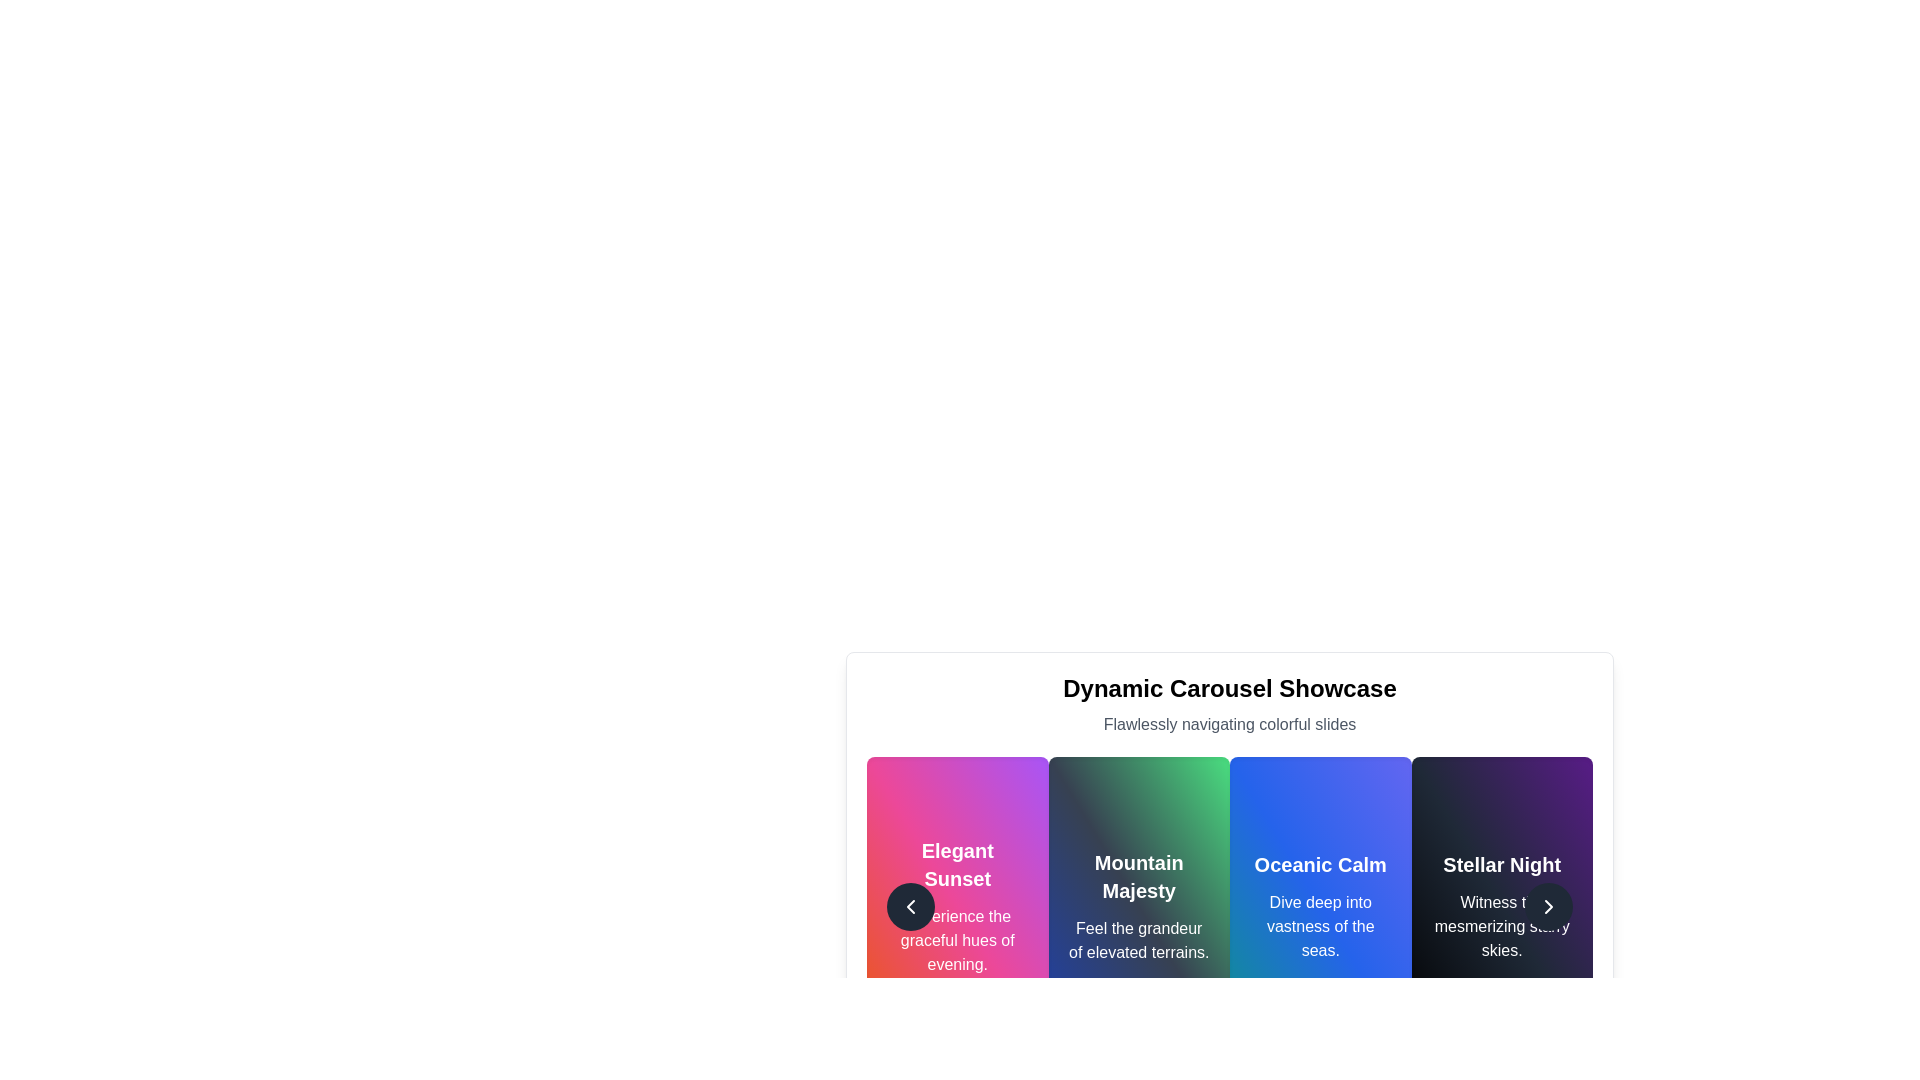  What do you see at coordinates (1502, 926) in the screenshot?
I see `white sans-serif text stating 'Witness the mesmerizing starry skies.' located beneath the title 'Stellar Night' in the fourth card of the carousel` at bounding box center [1502, 926].